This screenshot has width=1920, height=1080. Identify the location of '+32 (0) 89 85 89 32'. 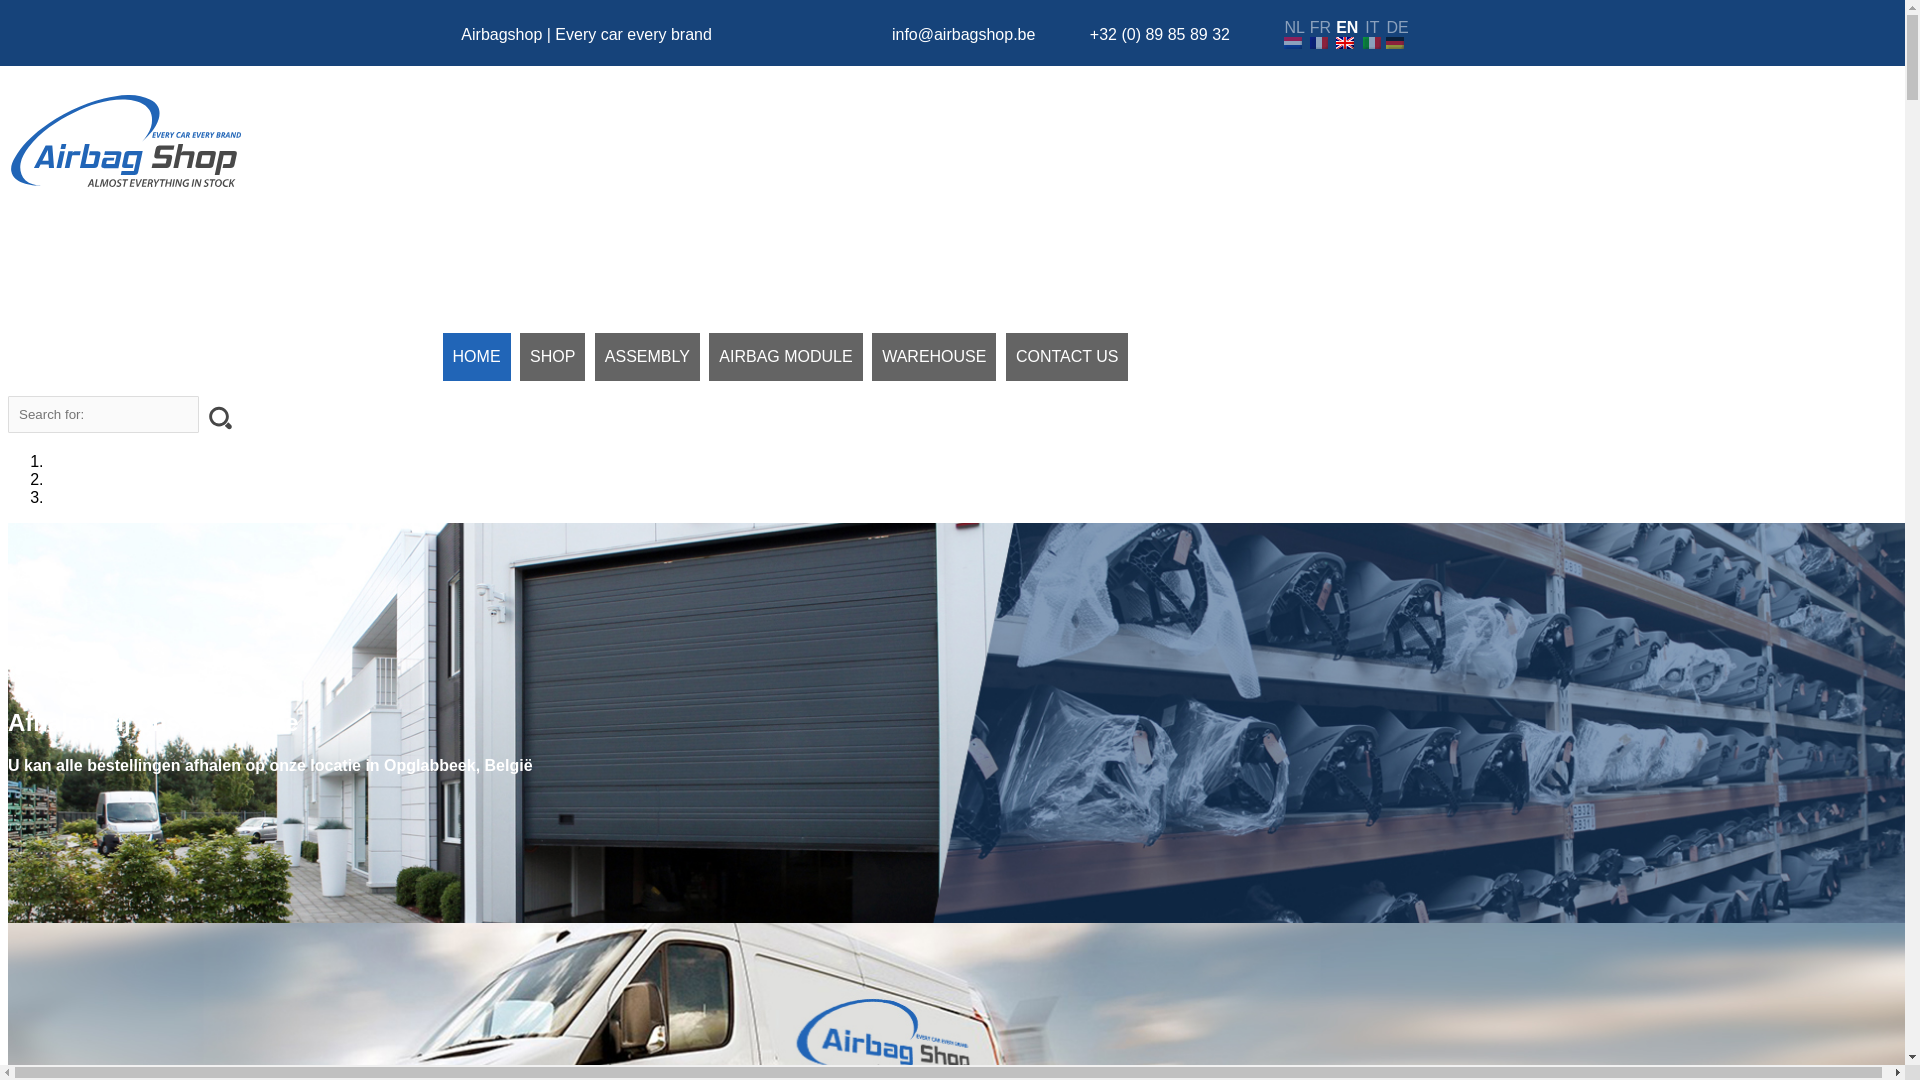
(1160, 34).